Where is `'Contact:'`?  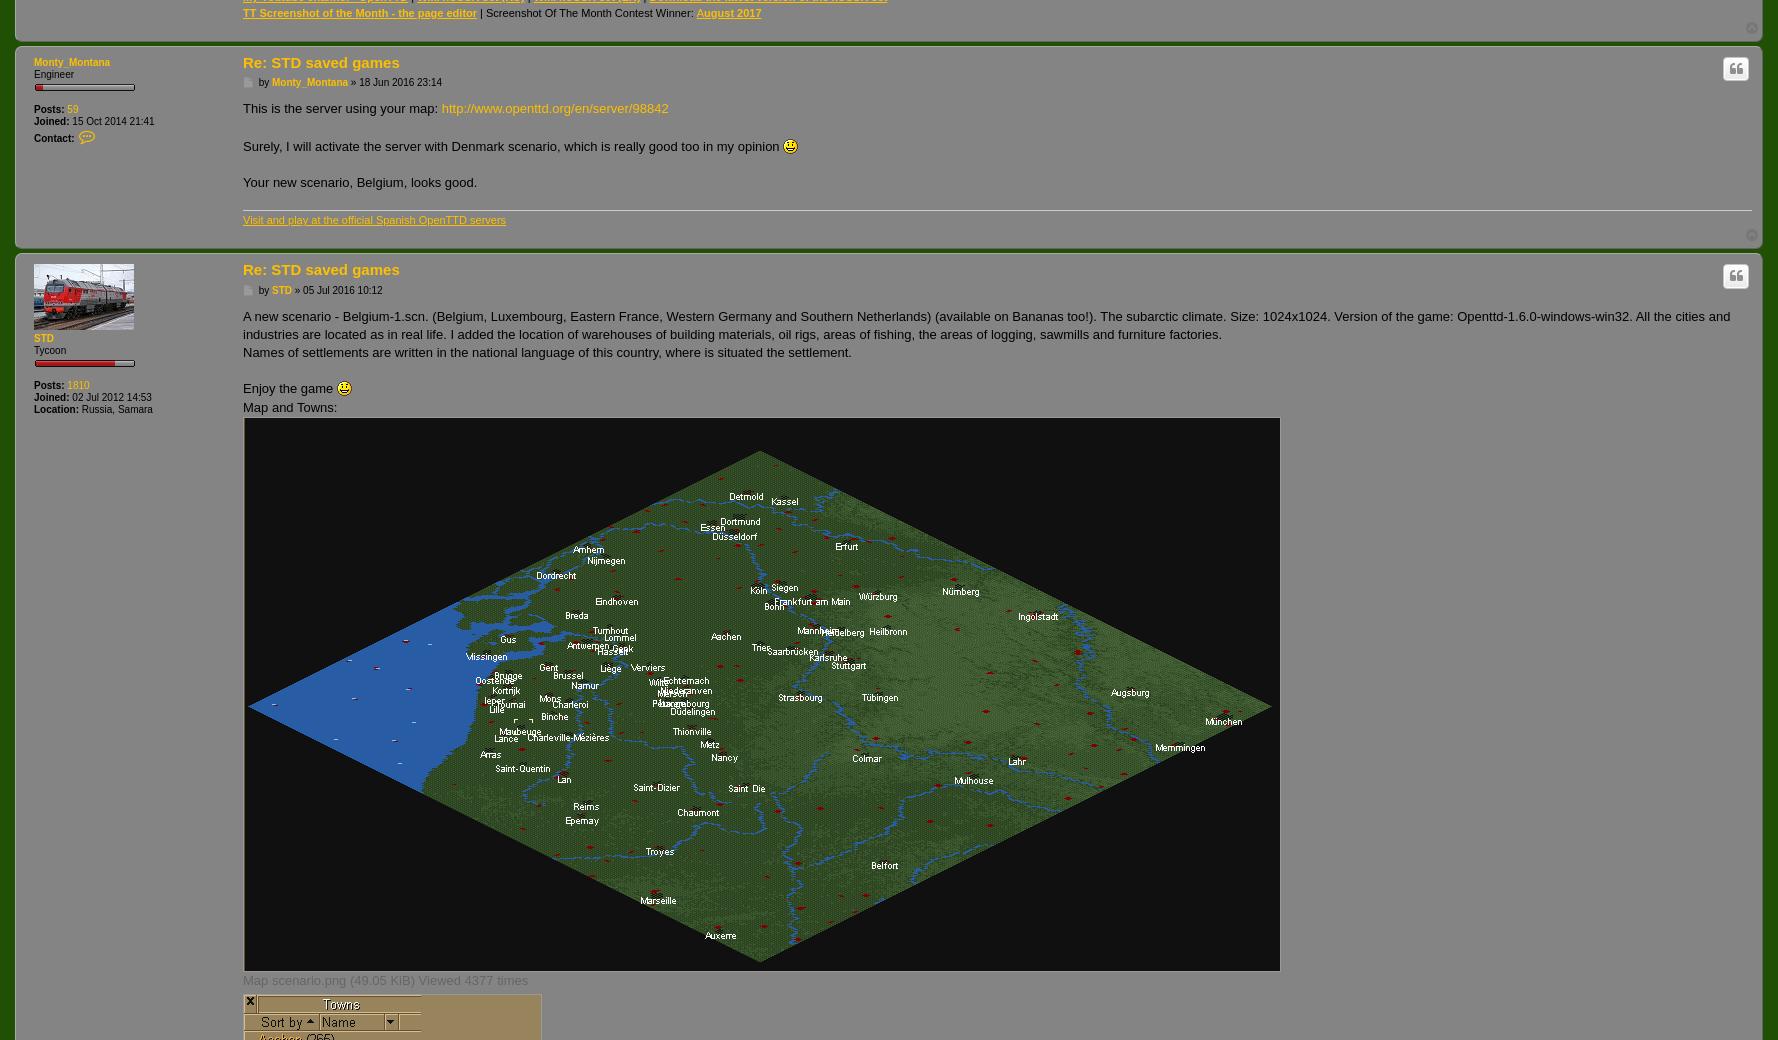
'Contact:' is located at coordinates (33, 138).